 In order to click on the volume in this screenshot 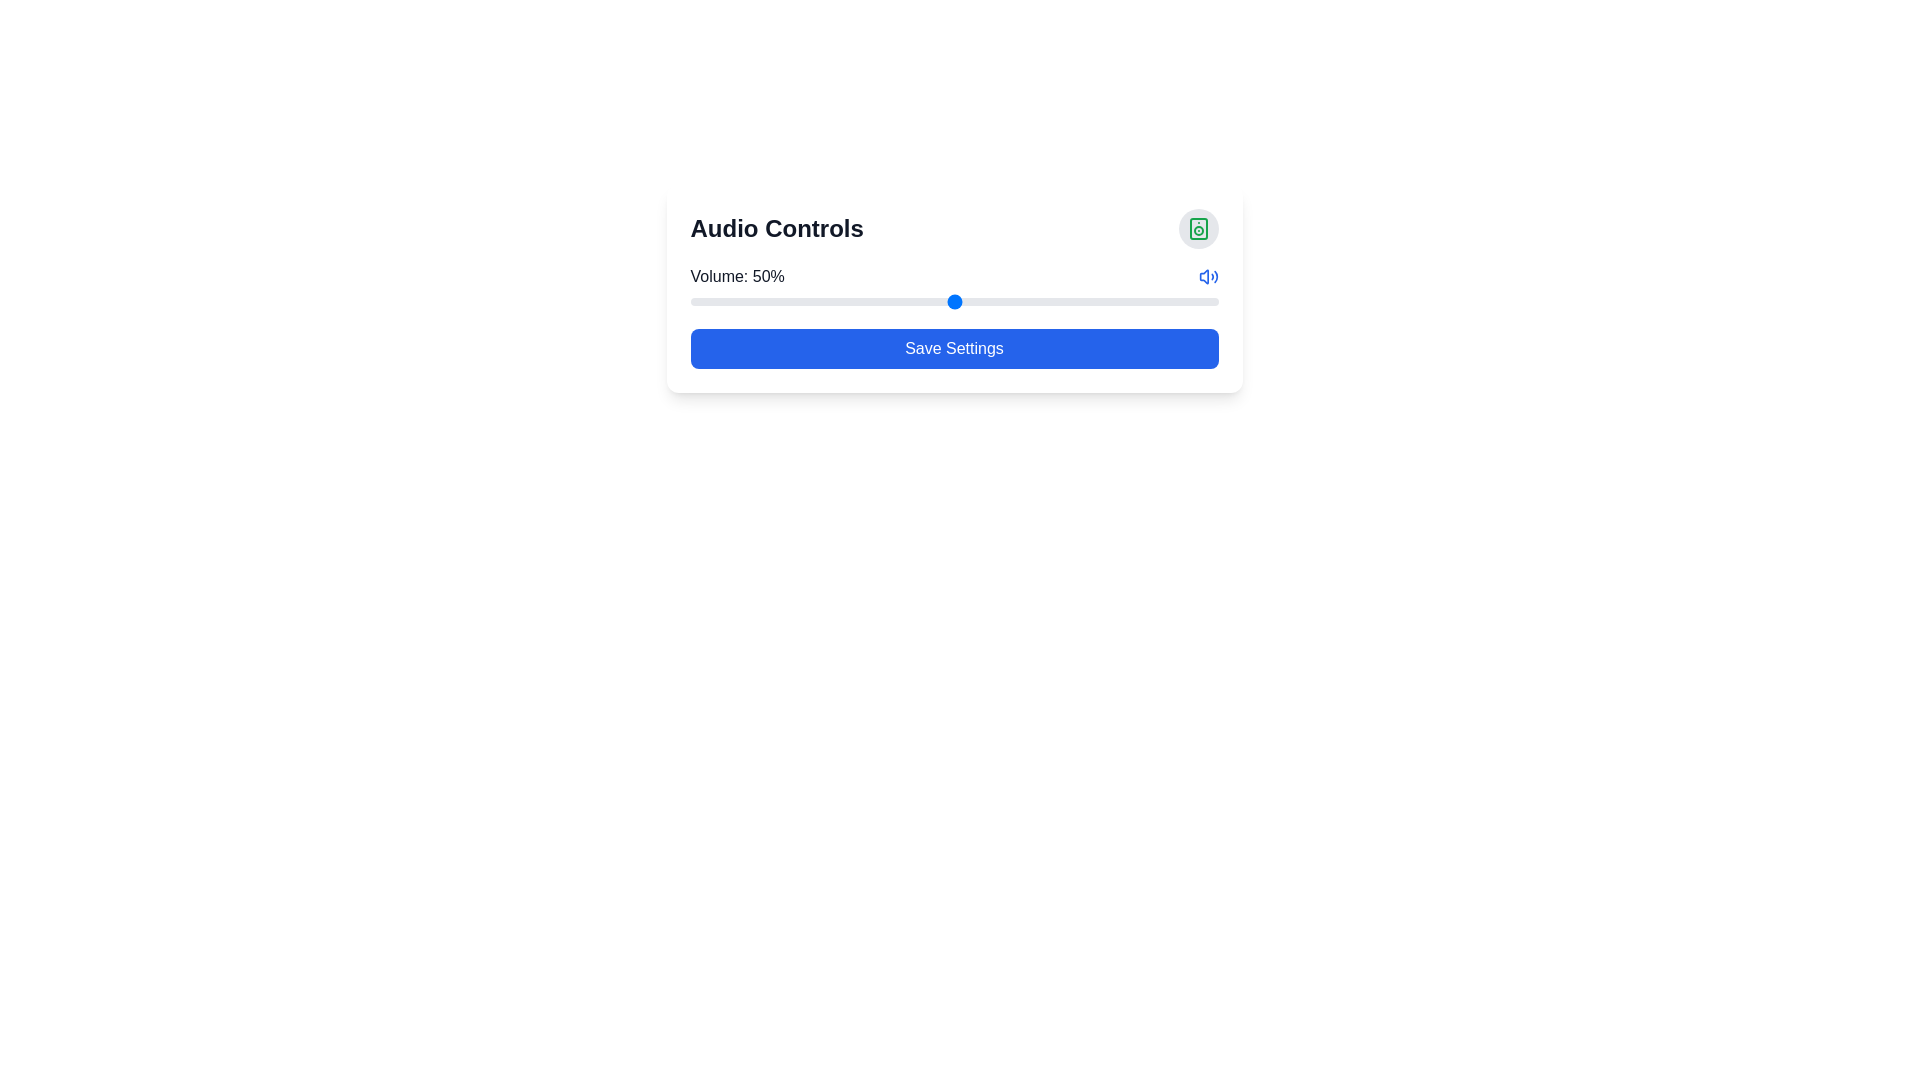, I will do `click(1012, 301)`.